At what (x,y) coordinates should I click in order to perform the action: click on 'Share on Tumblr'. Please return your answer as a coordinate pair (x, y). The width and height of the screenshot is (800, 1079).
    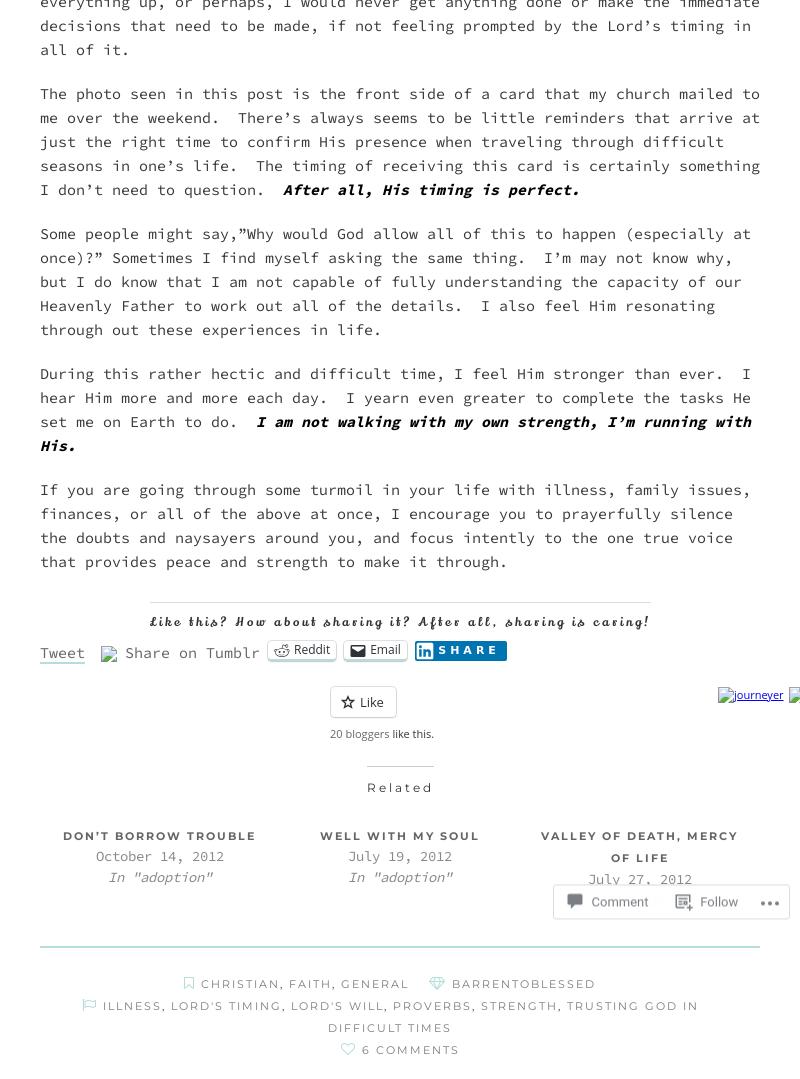
    Looking at the image, I should click on (191, 650).